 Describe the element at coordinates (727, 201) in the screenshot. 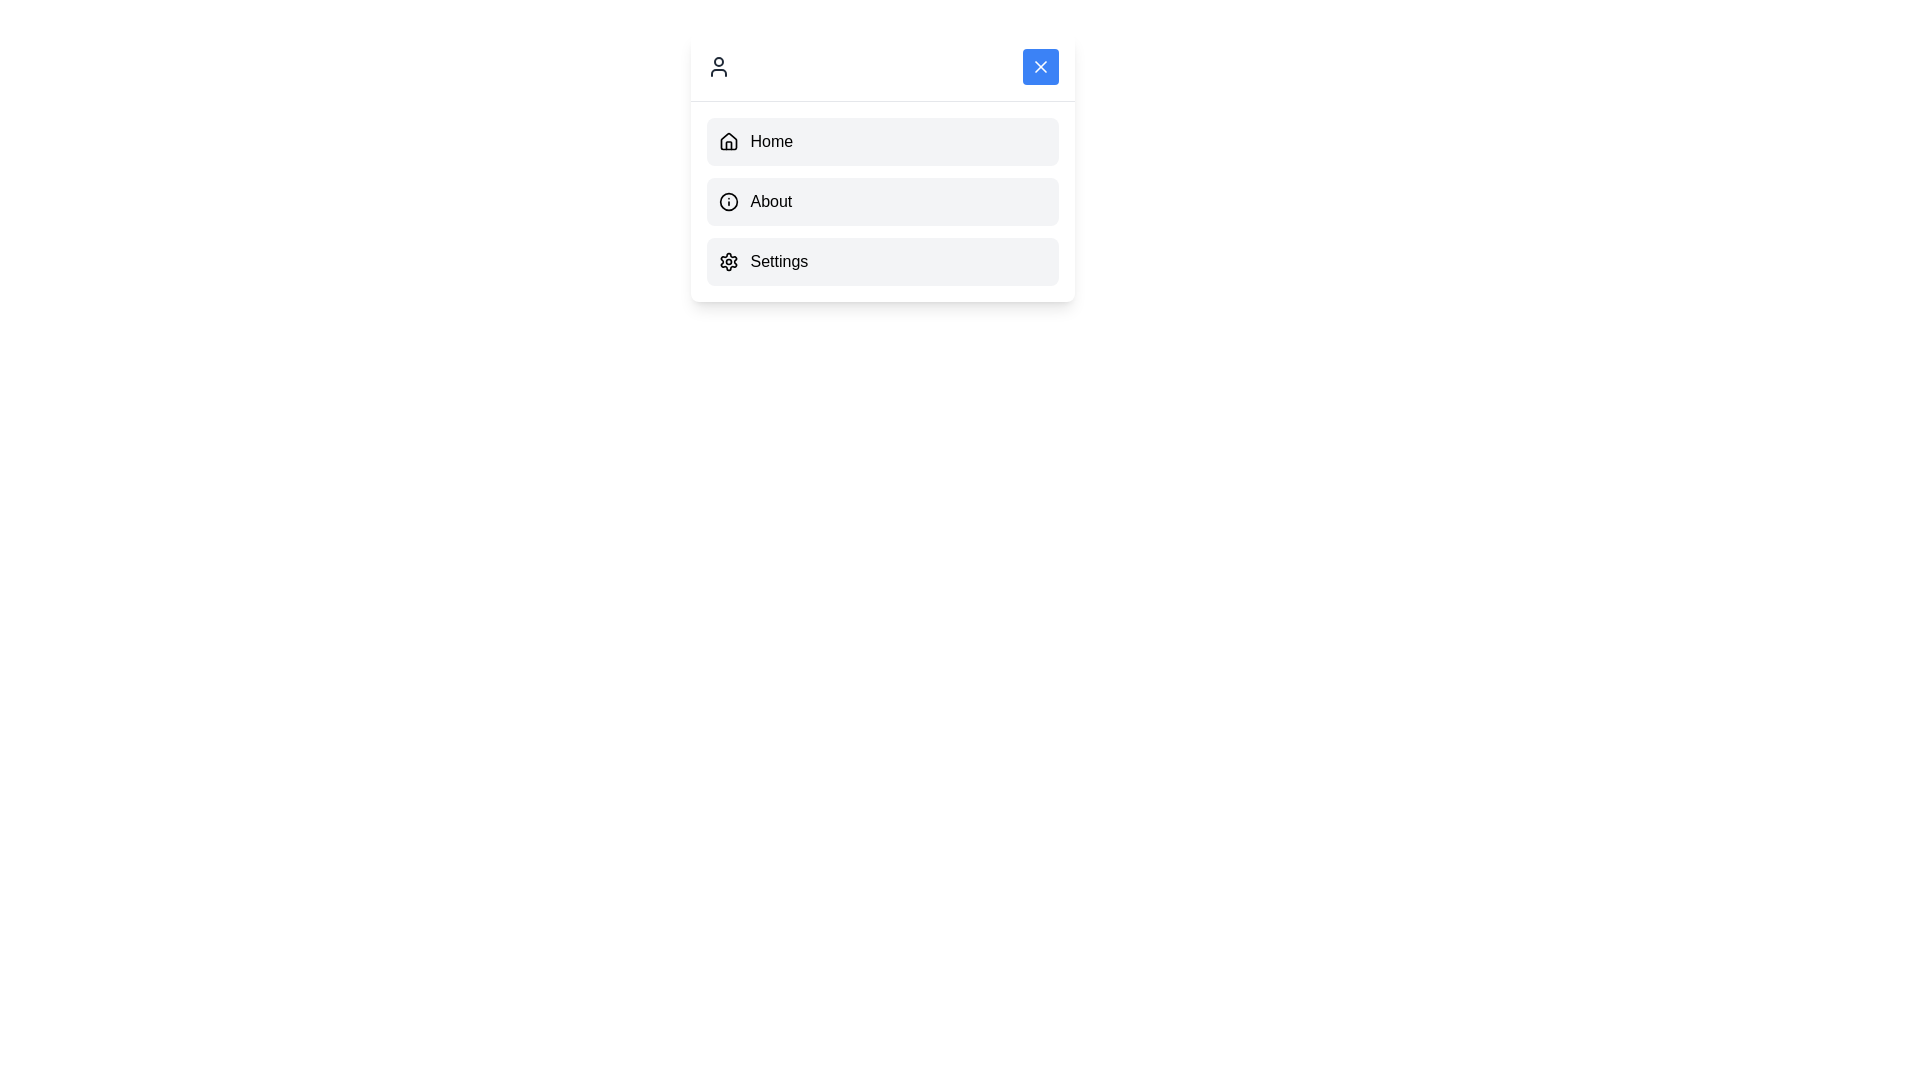

I see `the circular icon component of the about button, which is the second item from the top in the vertical navigation bar` at that location.